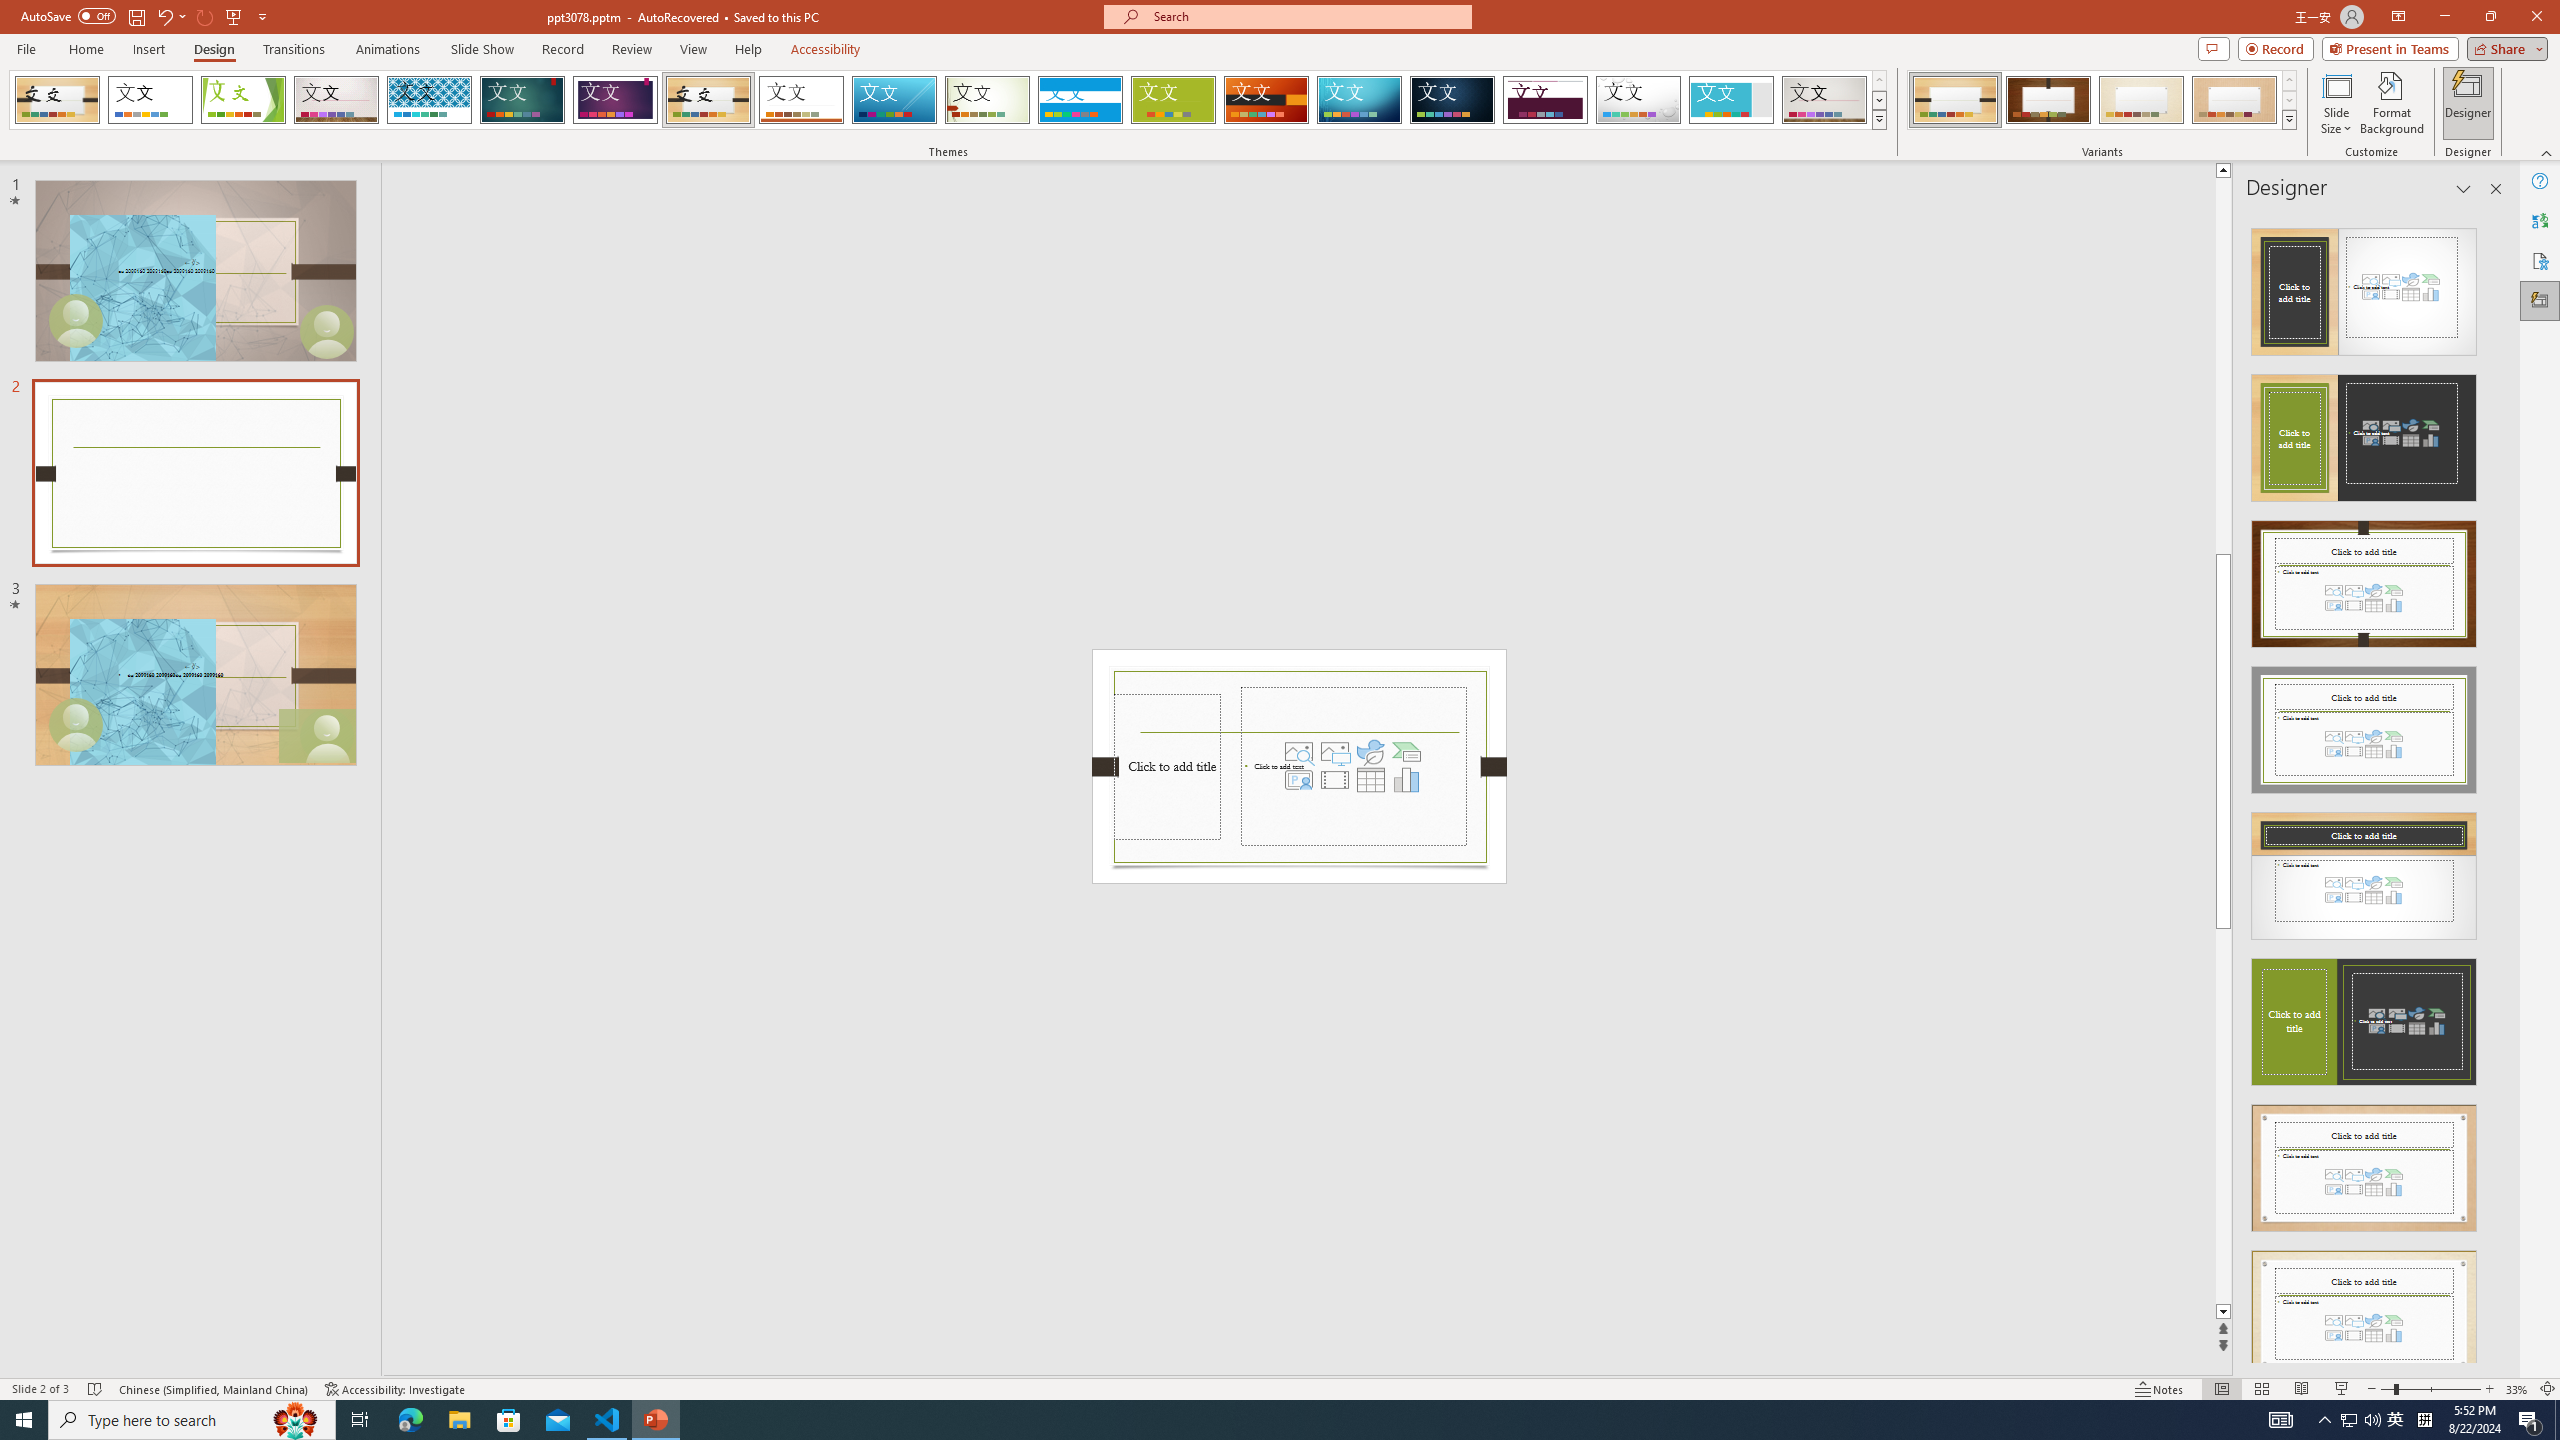  I want to click on 'Circuit', so click(1358, 99).